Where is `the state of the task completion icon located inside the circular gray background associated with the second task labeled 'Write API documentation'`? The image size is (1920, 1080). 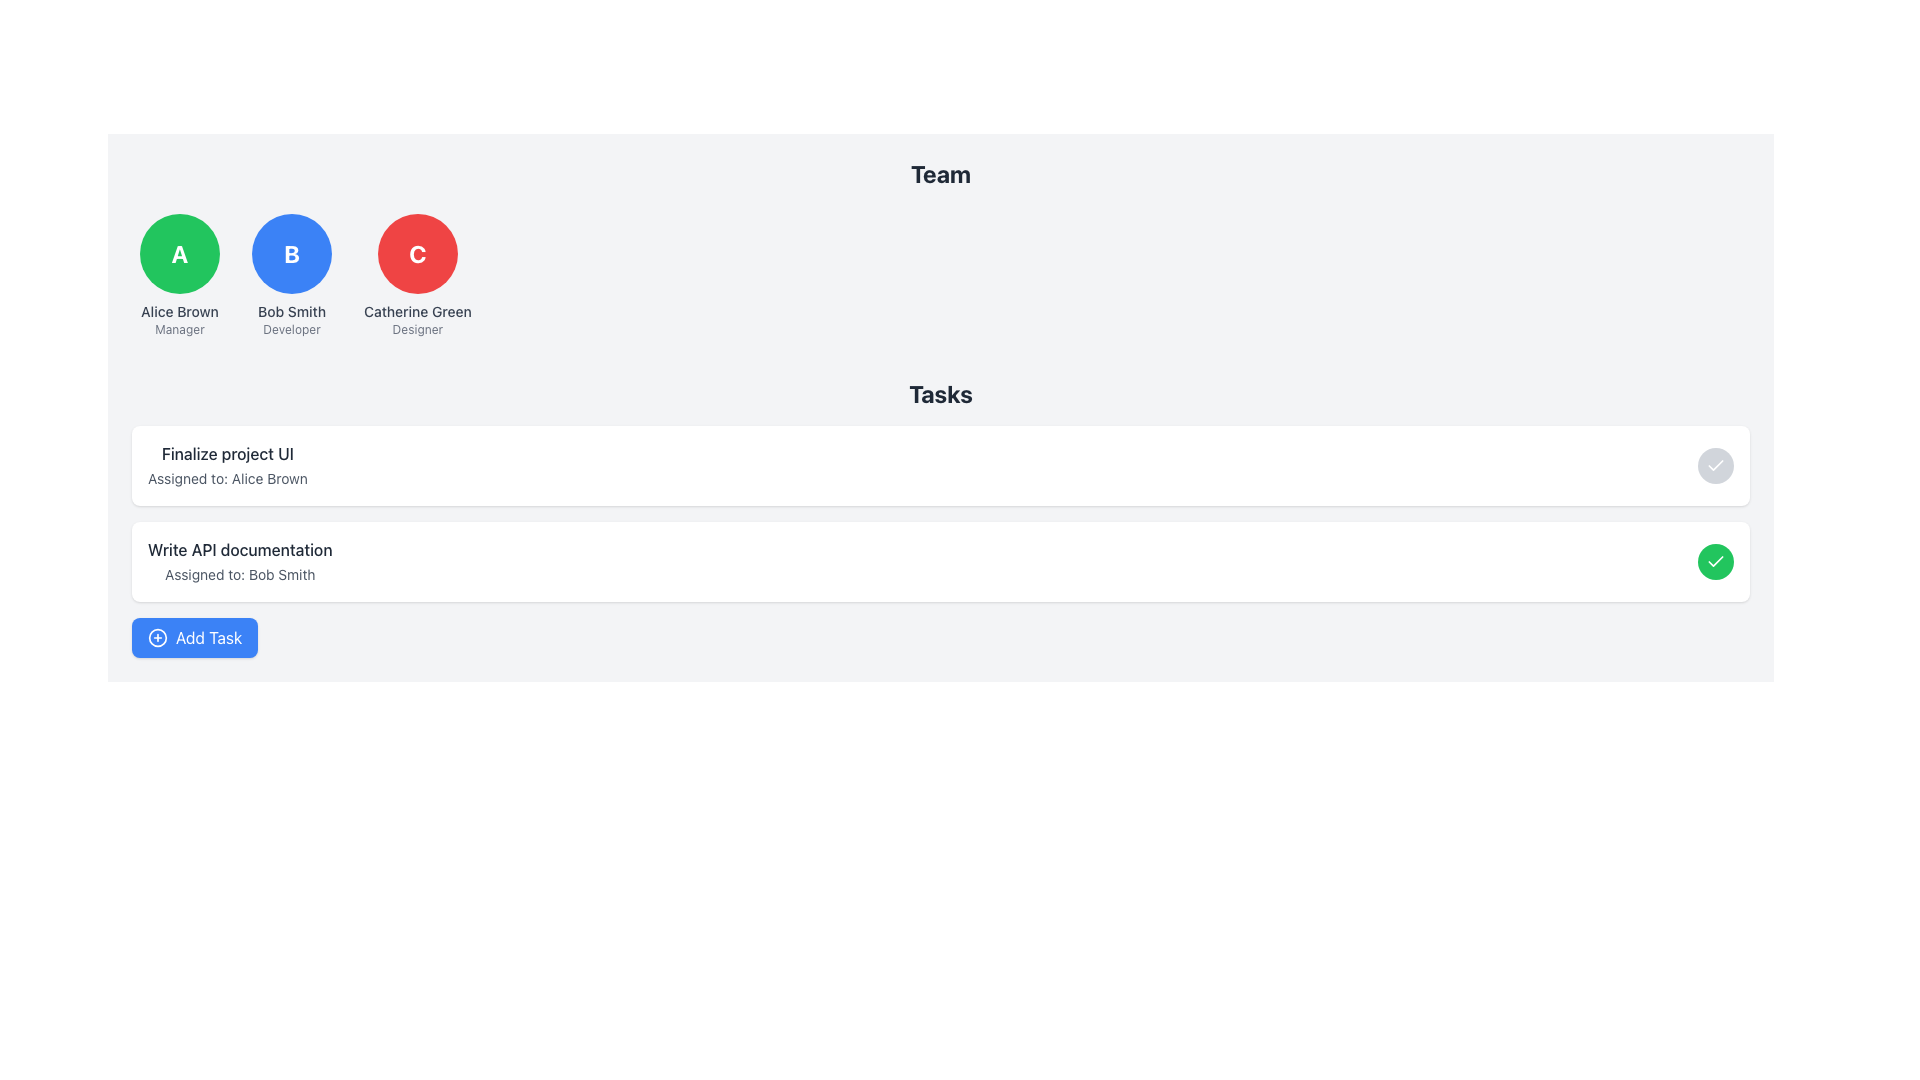
the state of the task completion icon located inside the circular gray background associated with the second task labeled 'Write API documentation' is located at coordinates (1715, 466).